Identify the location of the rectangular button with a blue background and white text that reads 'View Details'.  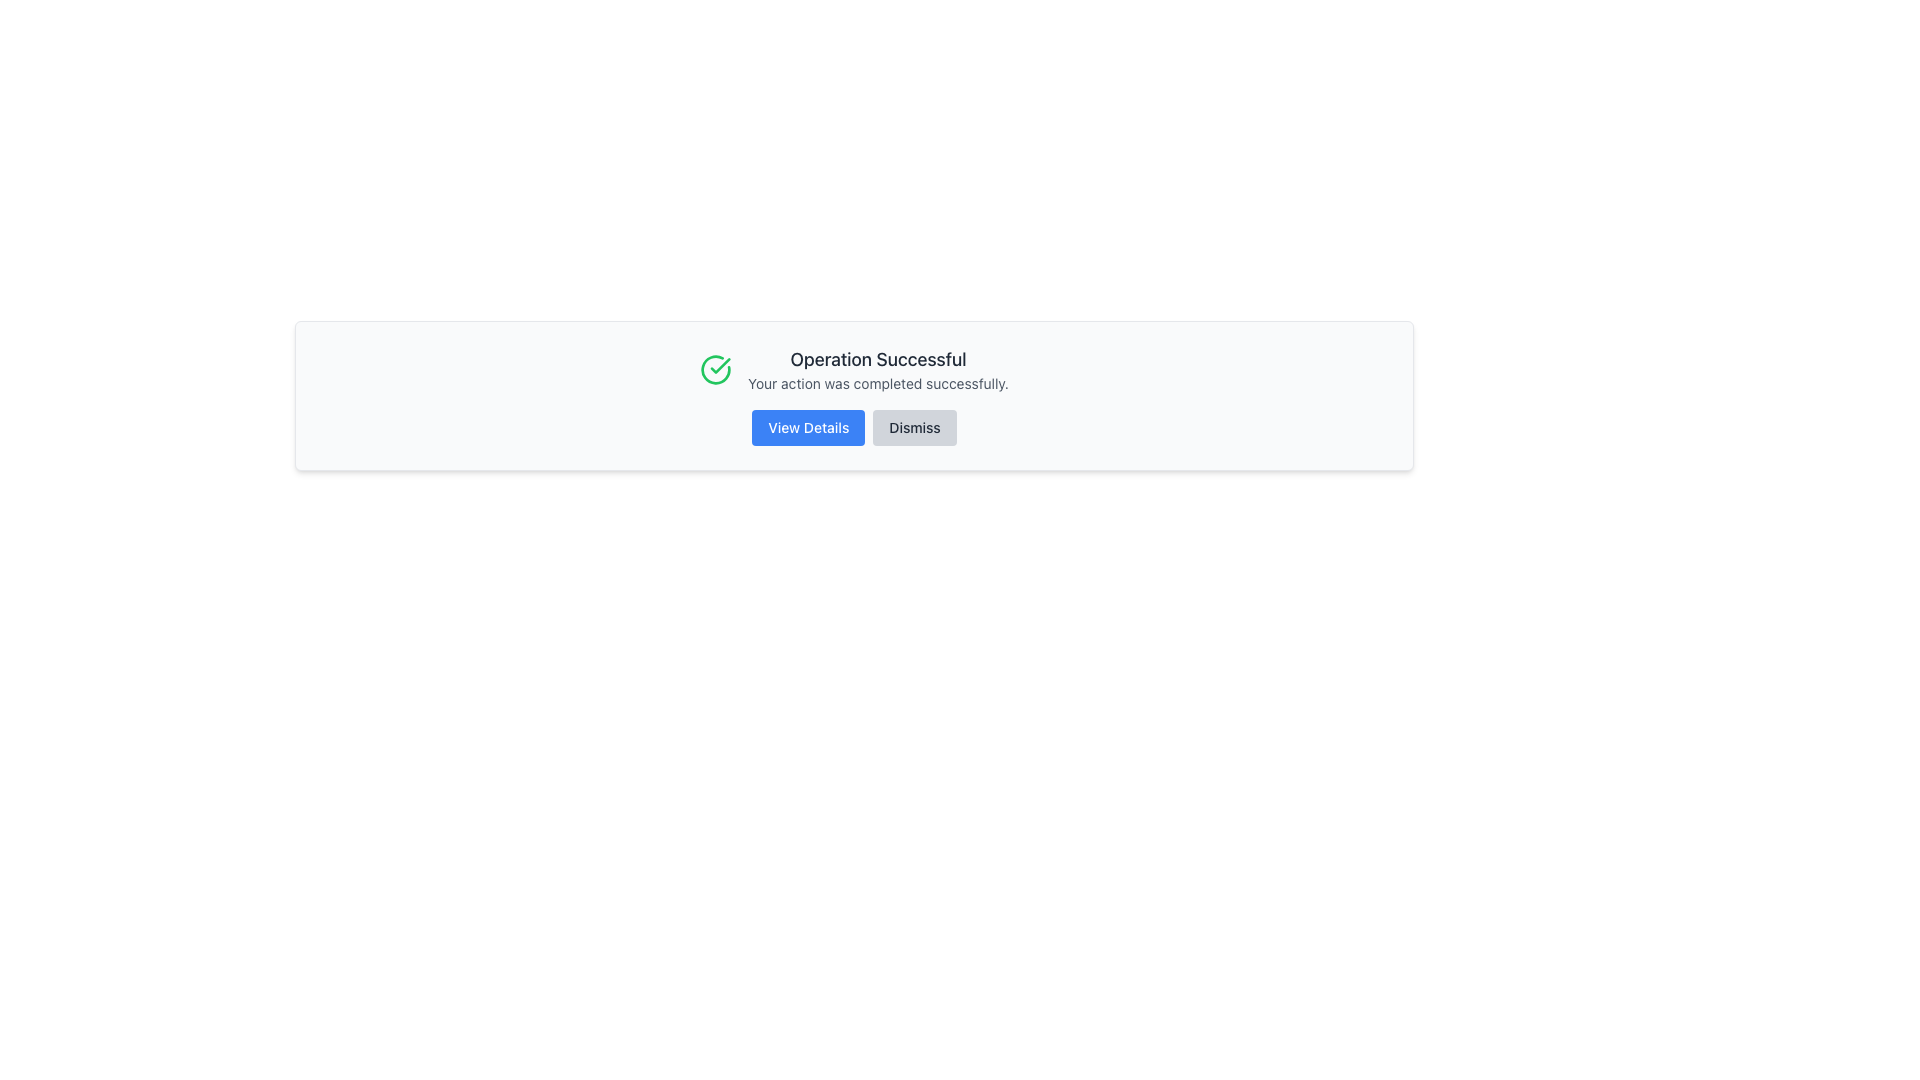
(808, 427).